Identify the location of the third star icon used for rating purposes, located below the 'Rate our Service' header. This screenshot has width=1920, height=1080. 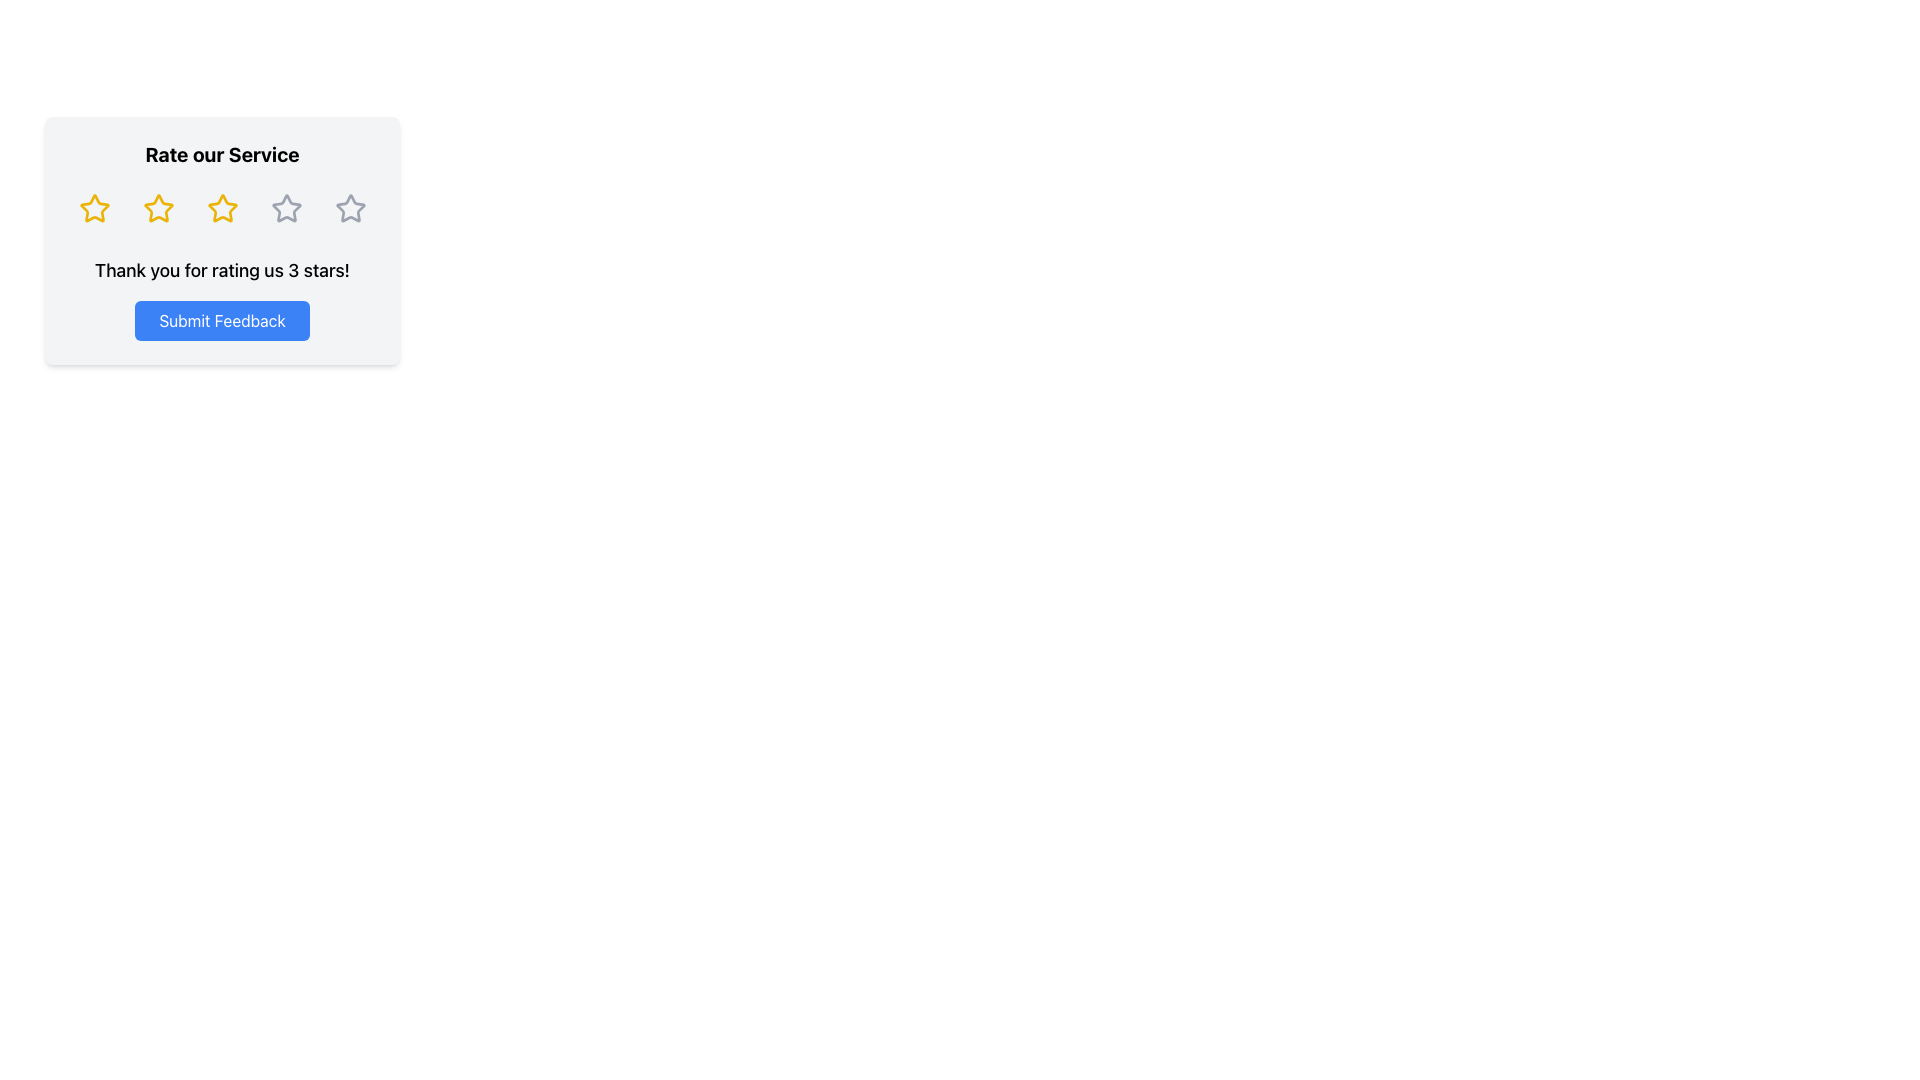
(222, 208).